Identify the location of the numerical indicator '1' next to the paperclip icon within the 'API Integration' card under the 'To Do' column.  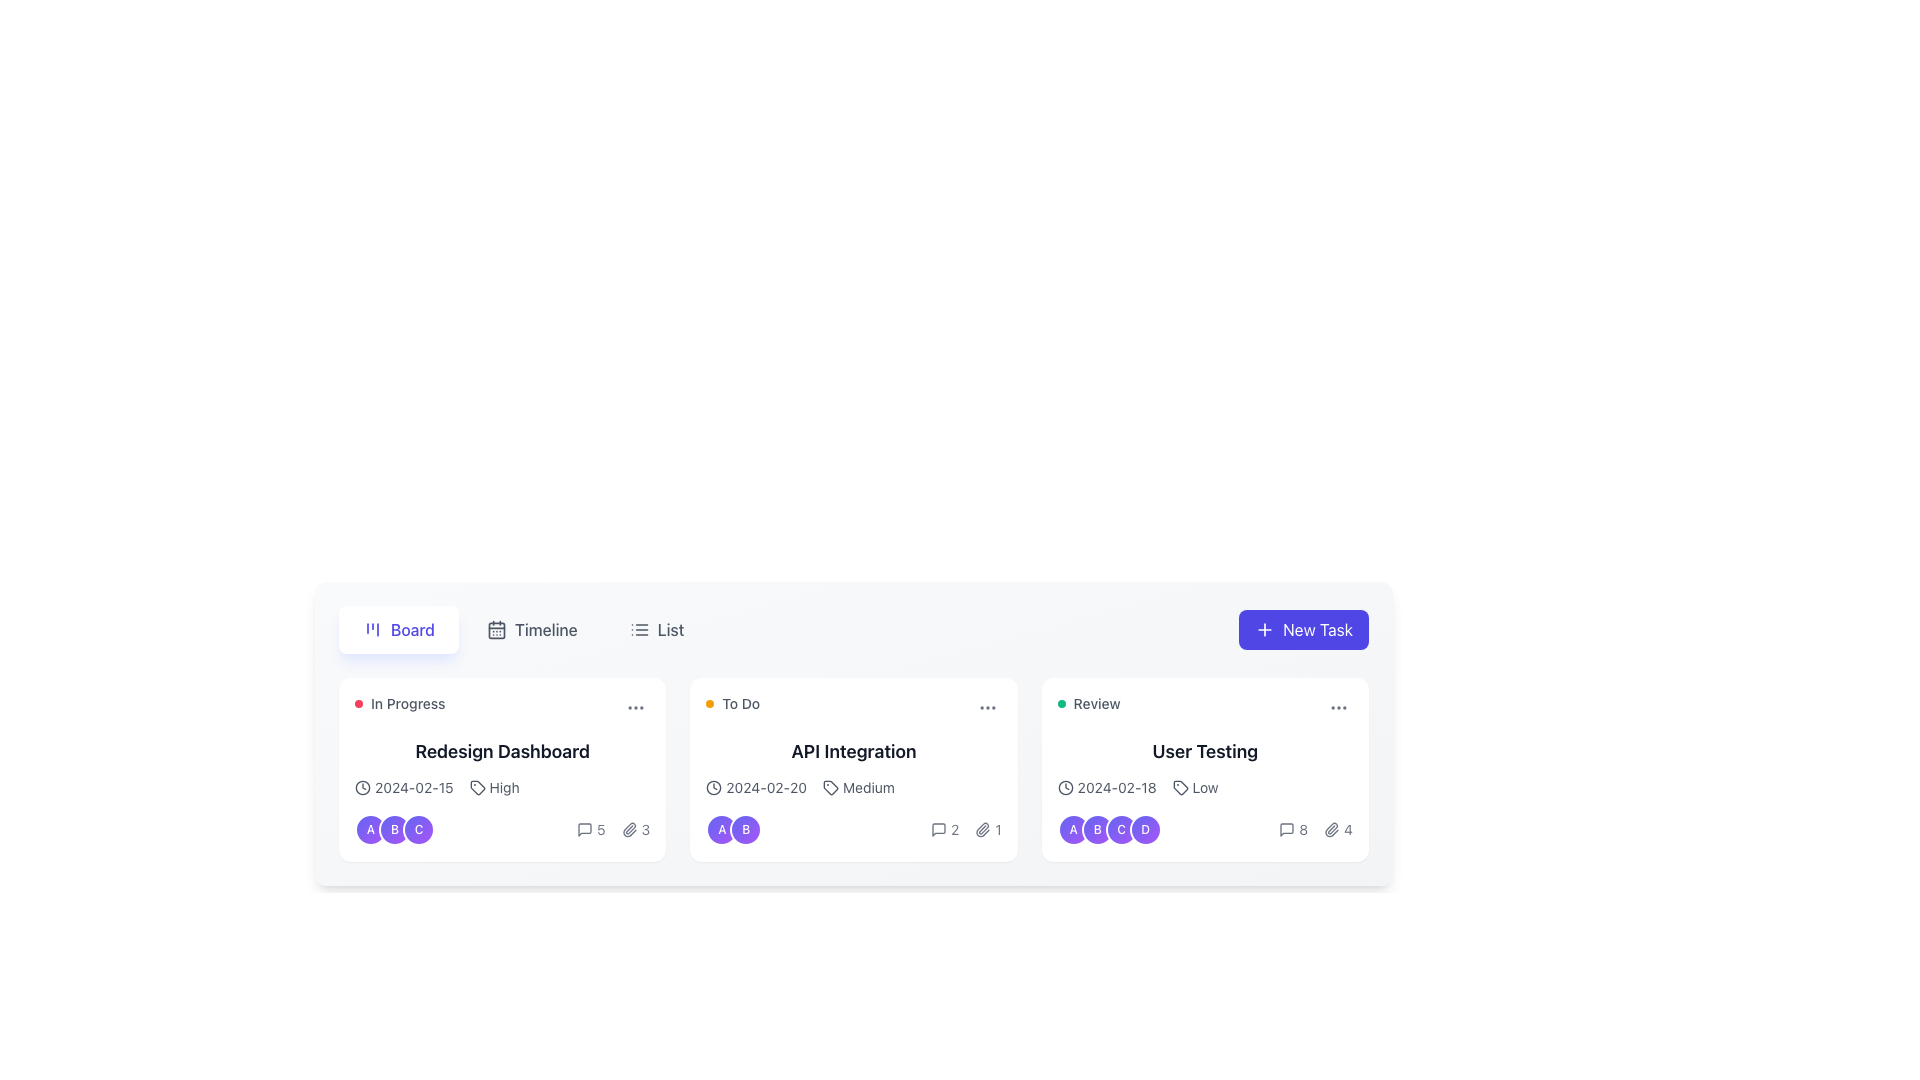
(988, 829).